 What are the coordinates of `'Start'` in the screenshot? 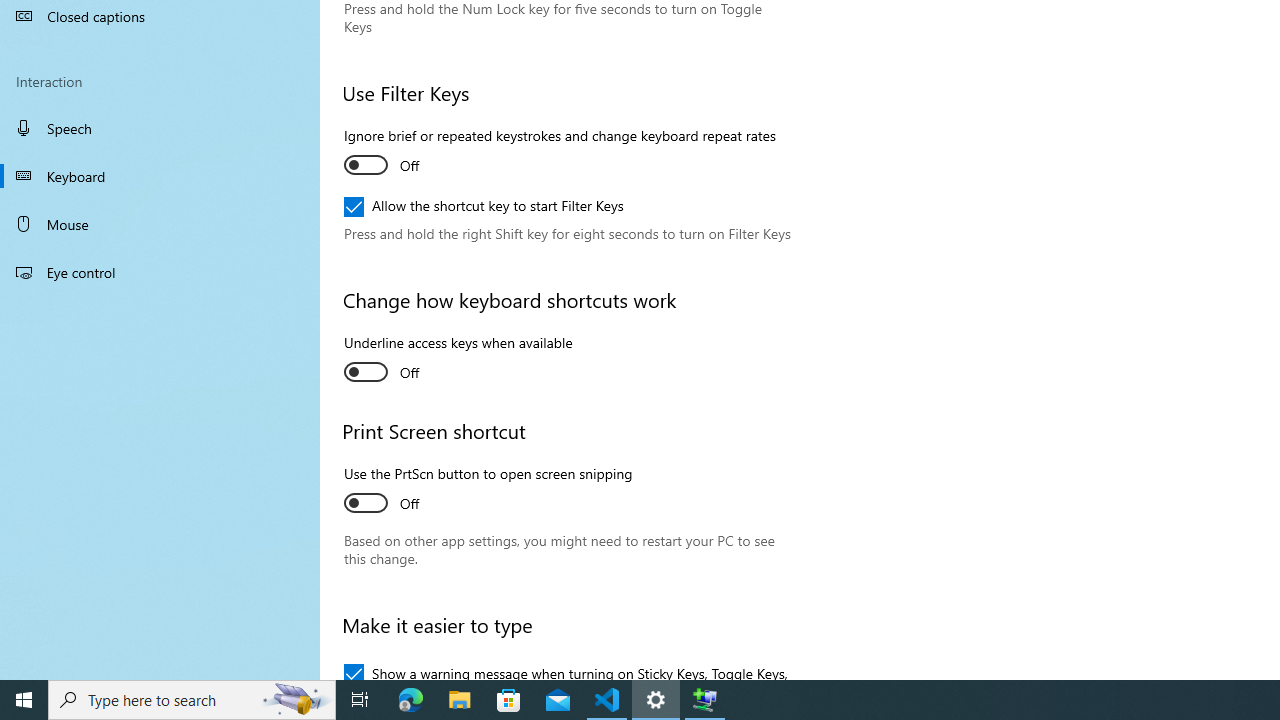 It's located at (24, 698).